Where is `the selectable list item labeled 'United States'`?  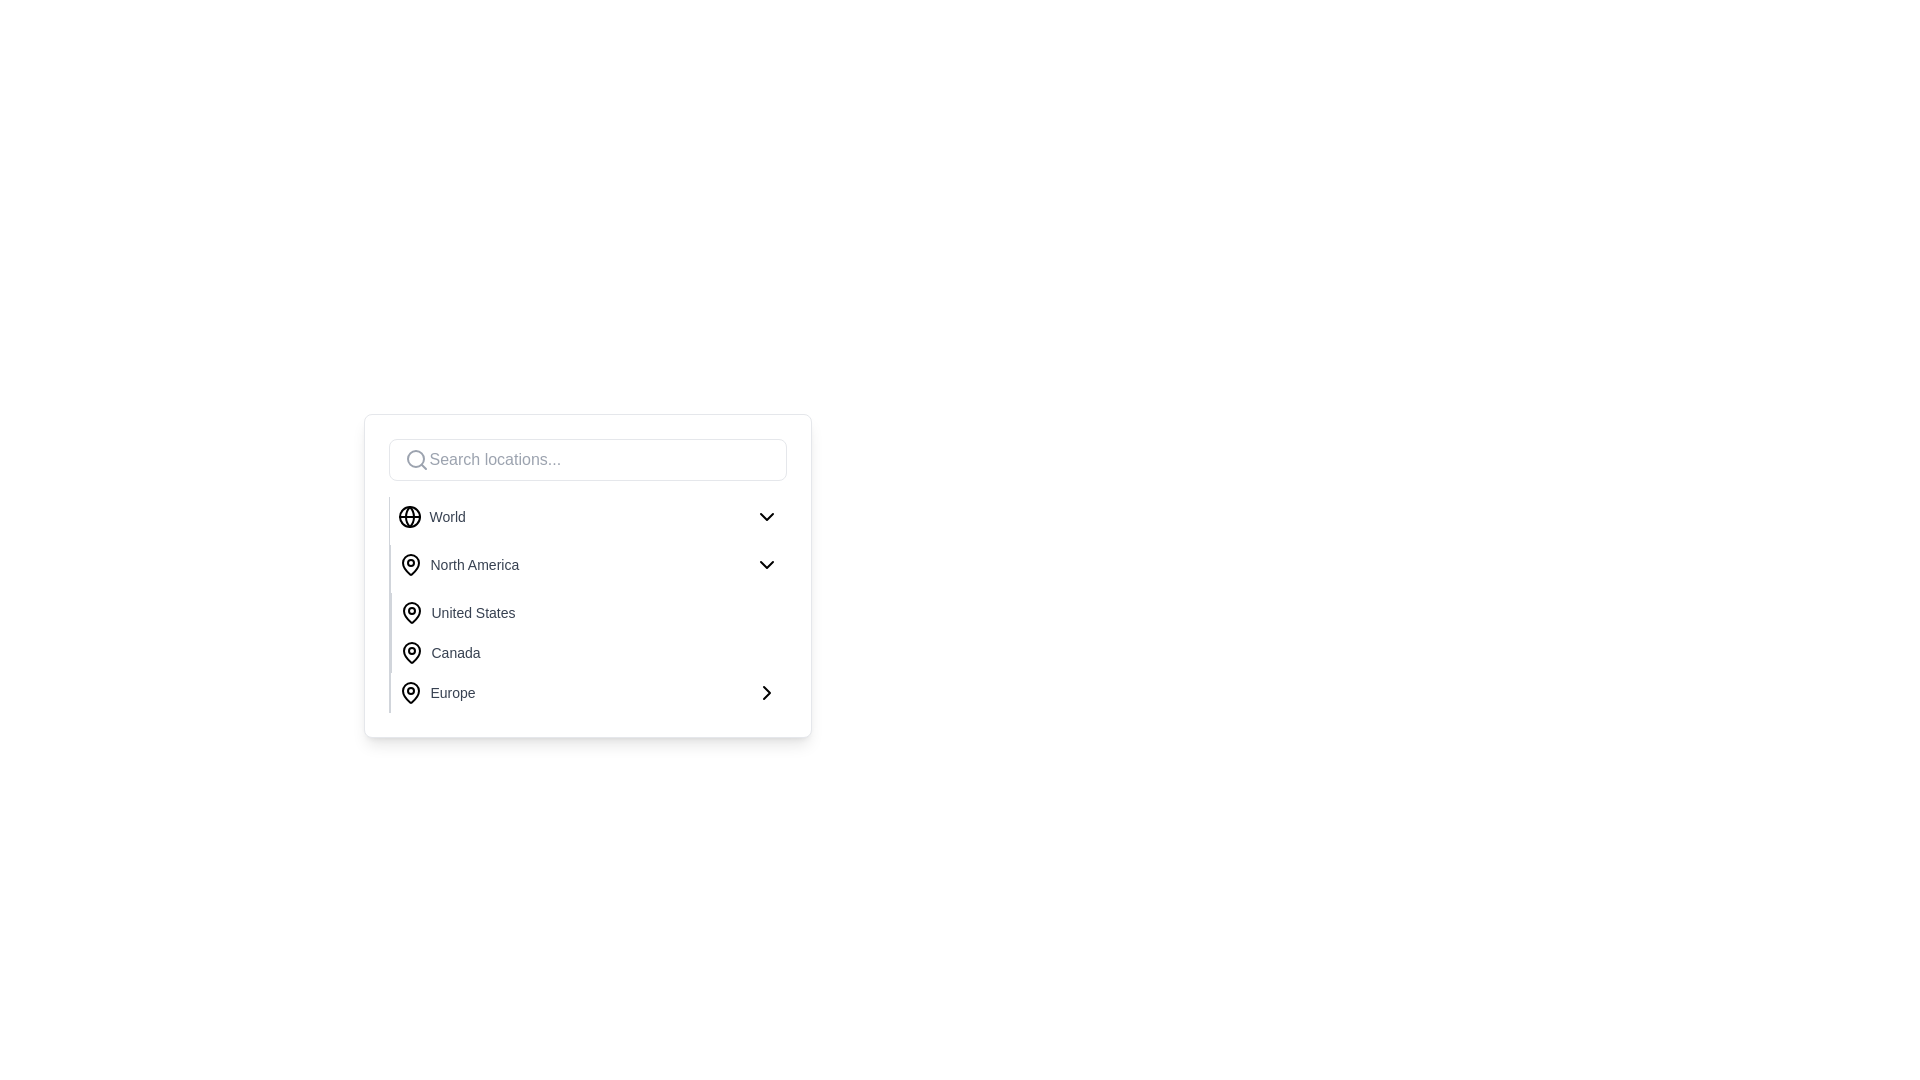
the selectable list item labeled 'United States' is located at coordinates (456, 612).